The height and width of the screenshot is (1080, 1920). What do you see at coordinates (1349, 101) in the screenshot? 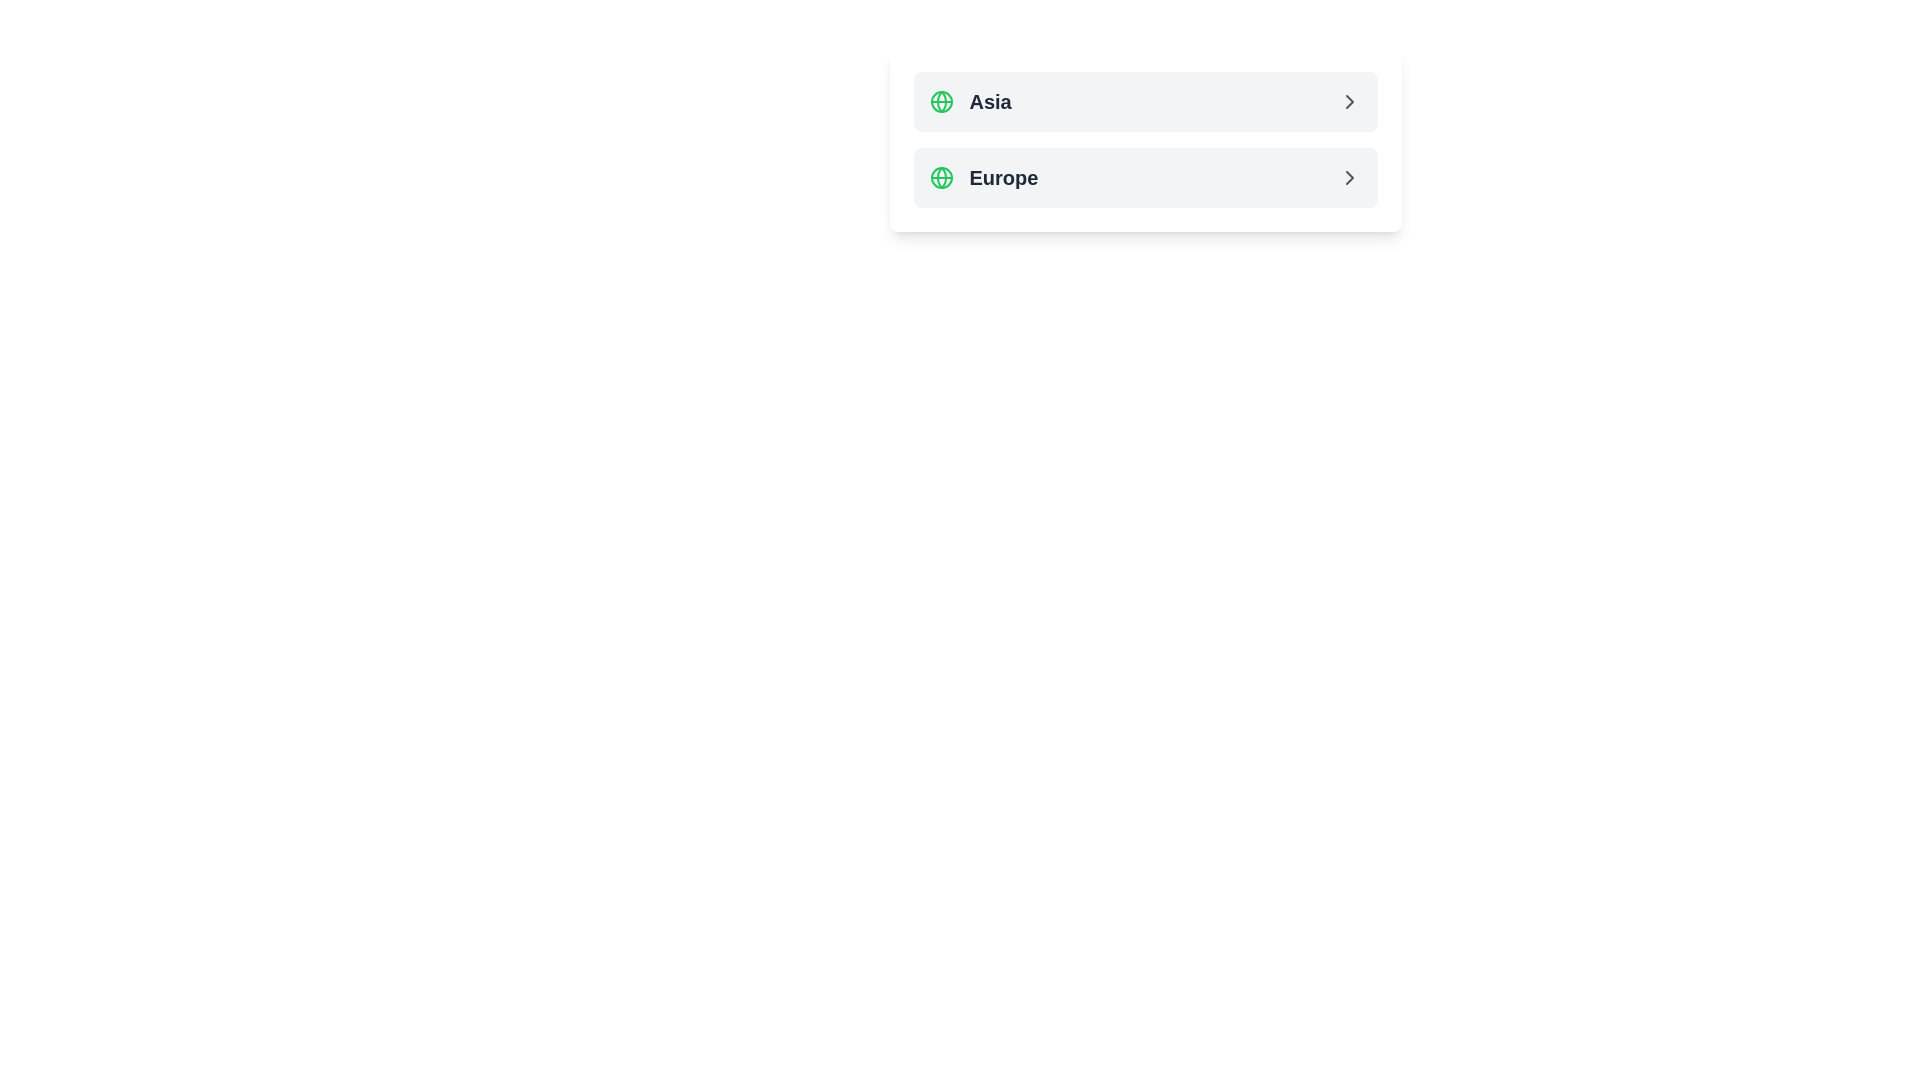
I see `the navigation icon located on the right side of the 'Asia' list item` at bounding box center [1349, 101].